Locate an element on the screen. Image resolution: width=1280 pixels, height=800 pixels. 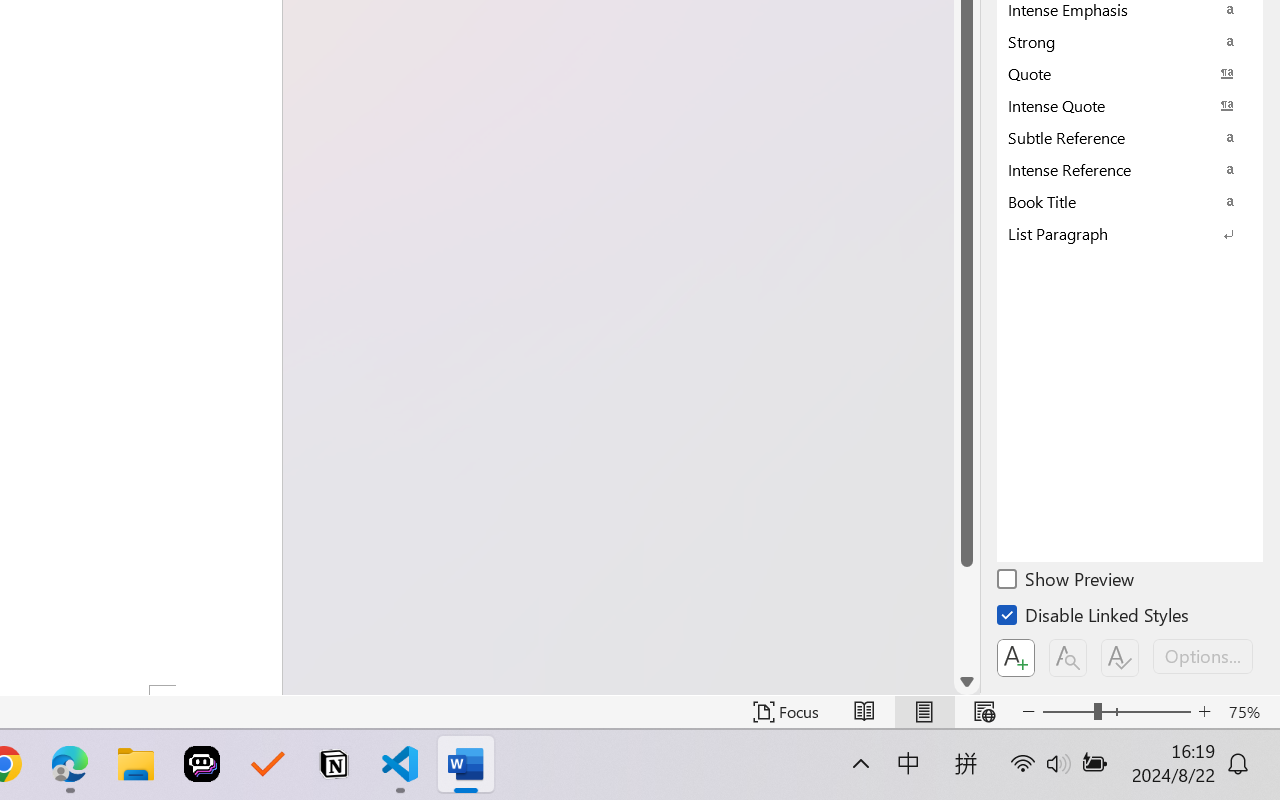
'Line down' is located at coordinates (967, 682).